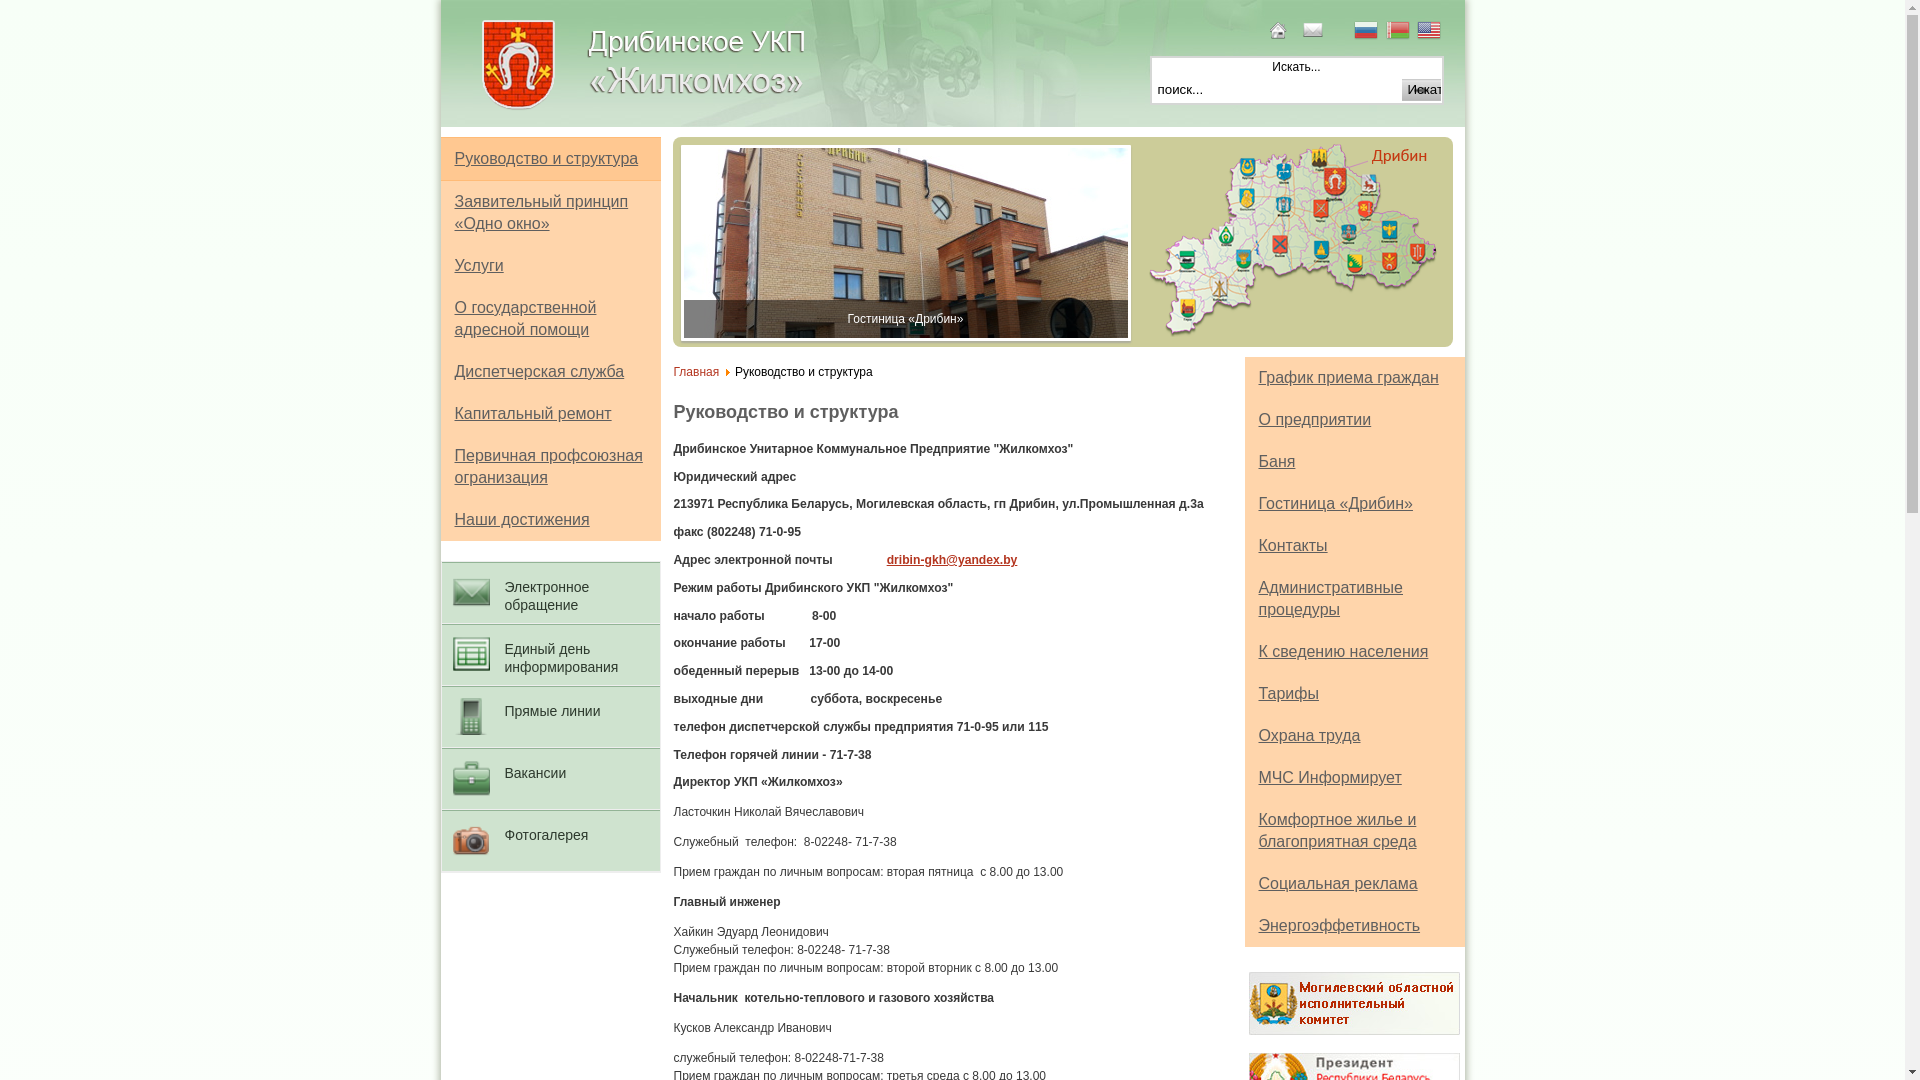  I want to click on 'dribin-gkh@yandex.by', so click(951, 559).